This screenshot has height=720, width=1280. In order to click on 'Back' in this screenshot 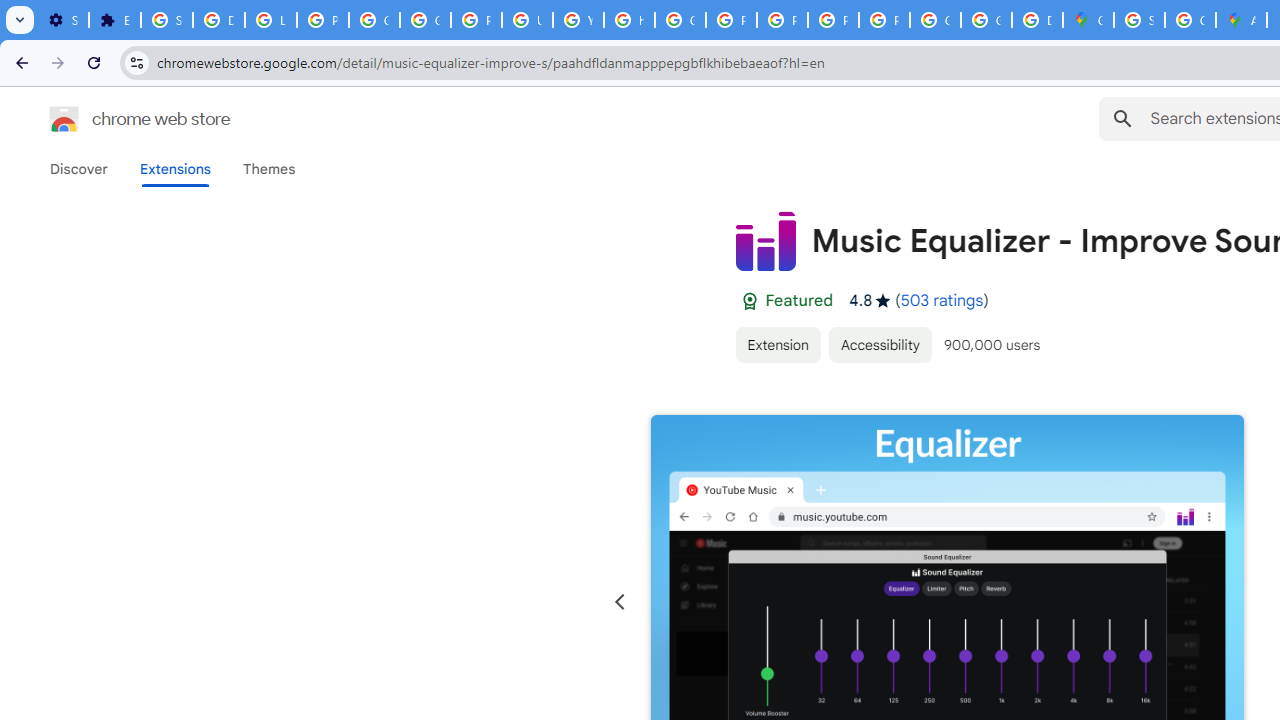, I will do `click(19, 61)`.